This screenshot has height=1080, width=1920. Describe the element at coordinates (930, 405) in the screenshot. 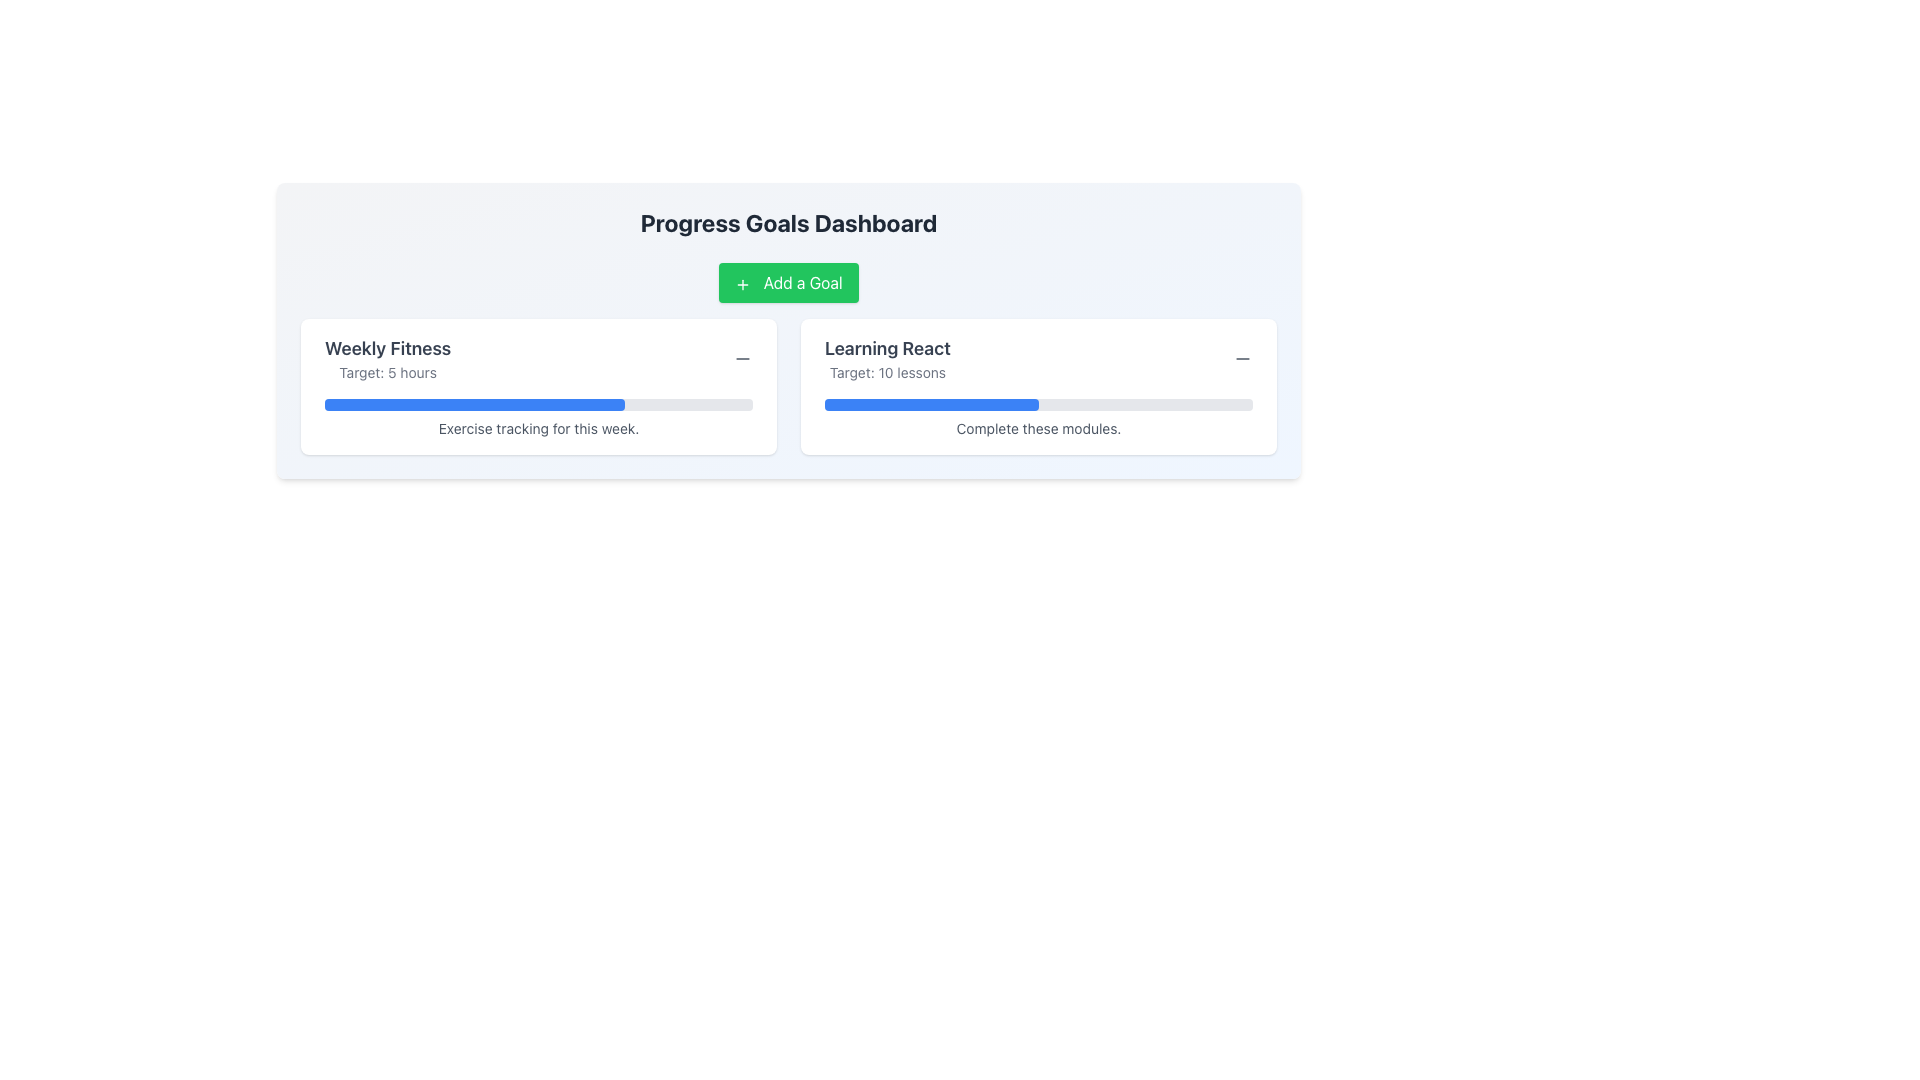

I see `the blue progress indicator bar under the 'Learning React' section, which represents 50% progress` at that location.